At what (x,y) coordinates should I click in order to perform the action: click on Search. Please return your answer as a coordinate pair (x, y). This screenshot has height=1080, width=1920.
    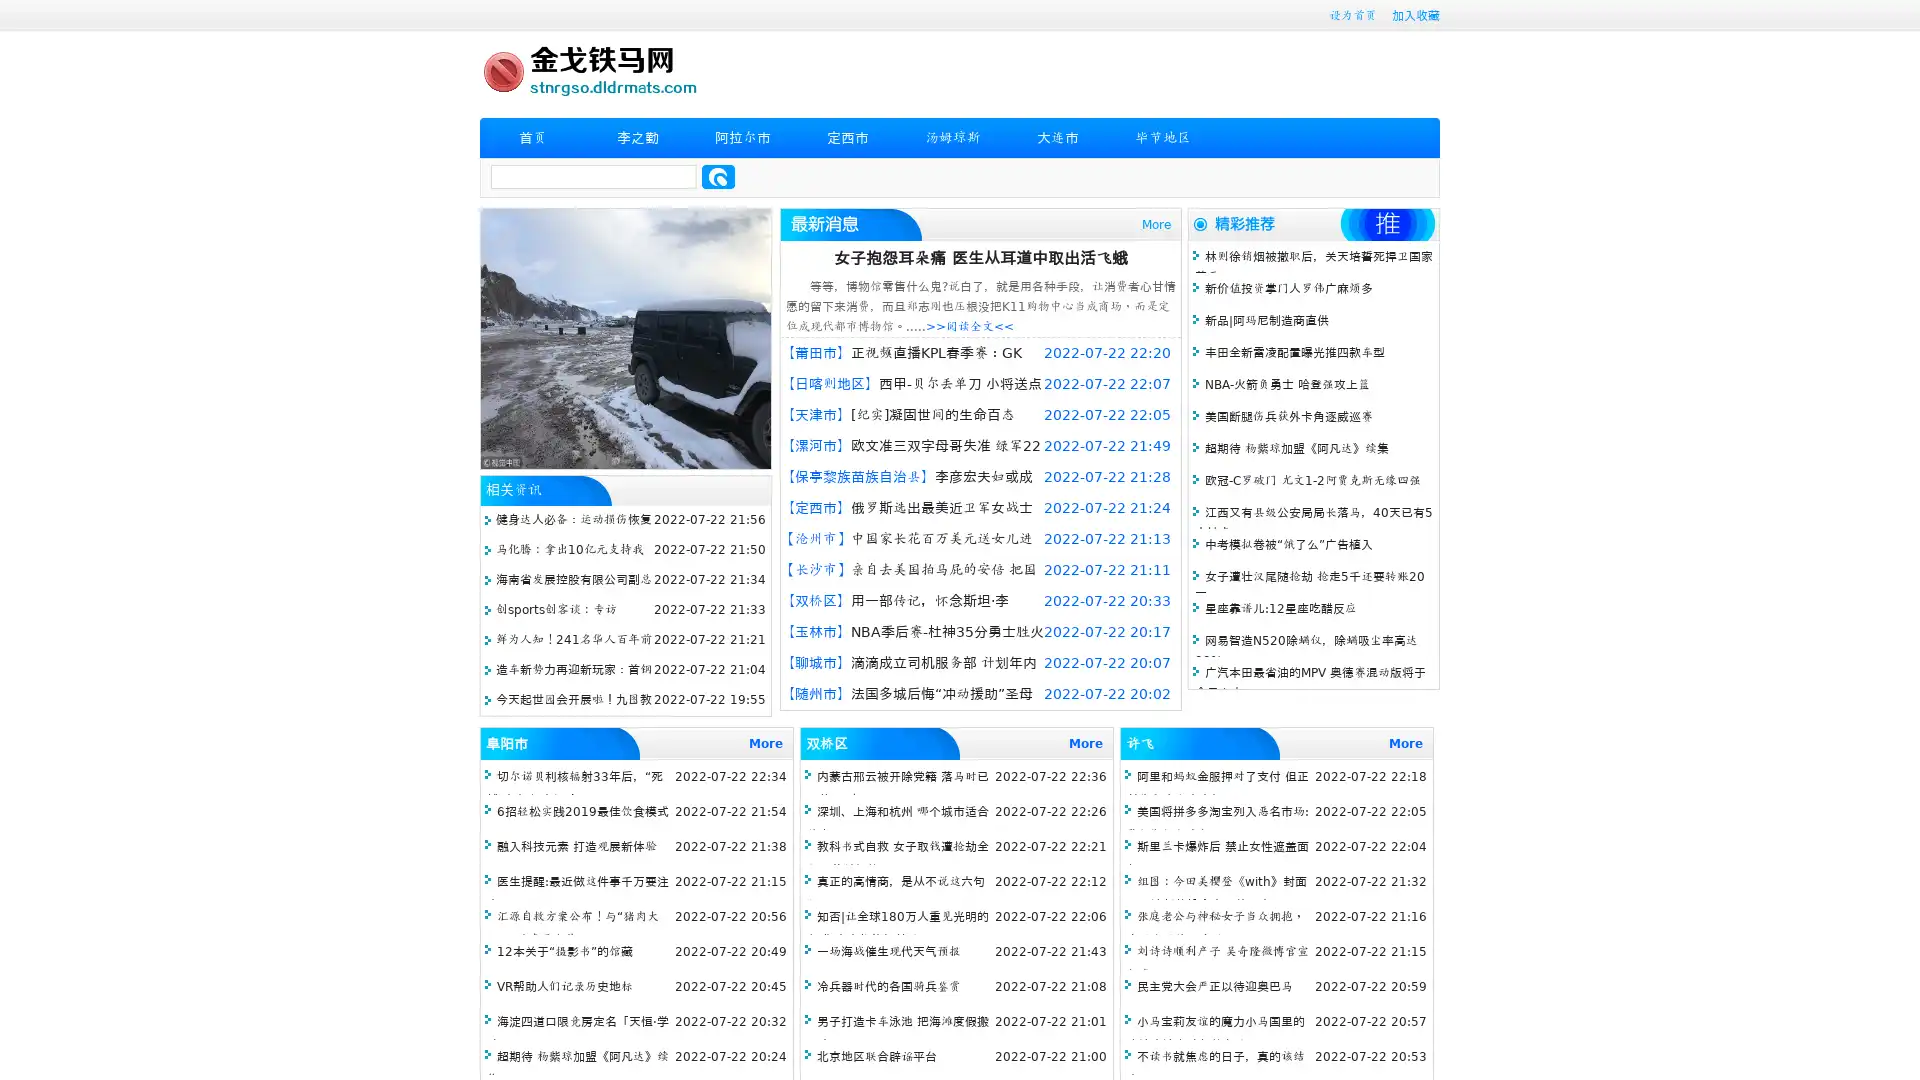
    Looking at the image, I should click on (718, 176).